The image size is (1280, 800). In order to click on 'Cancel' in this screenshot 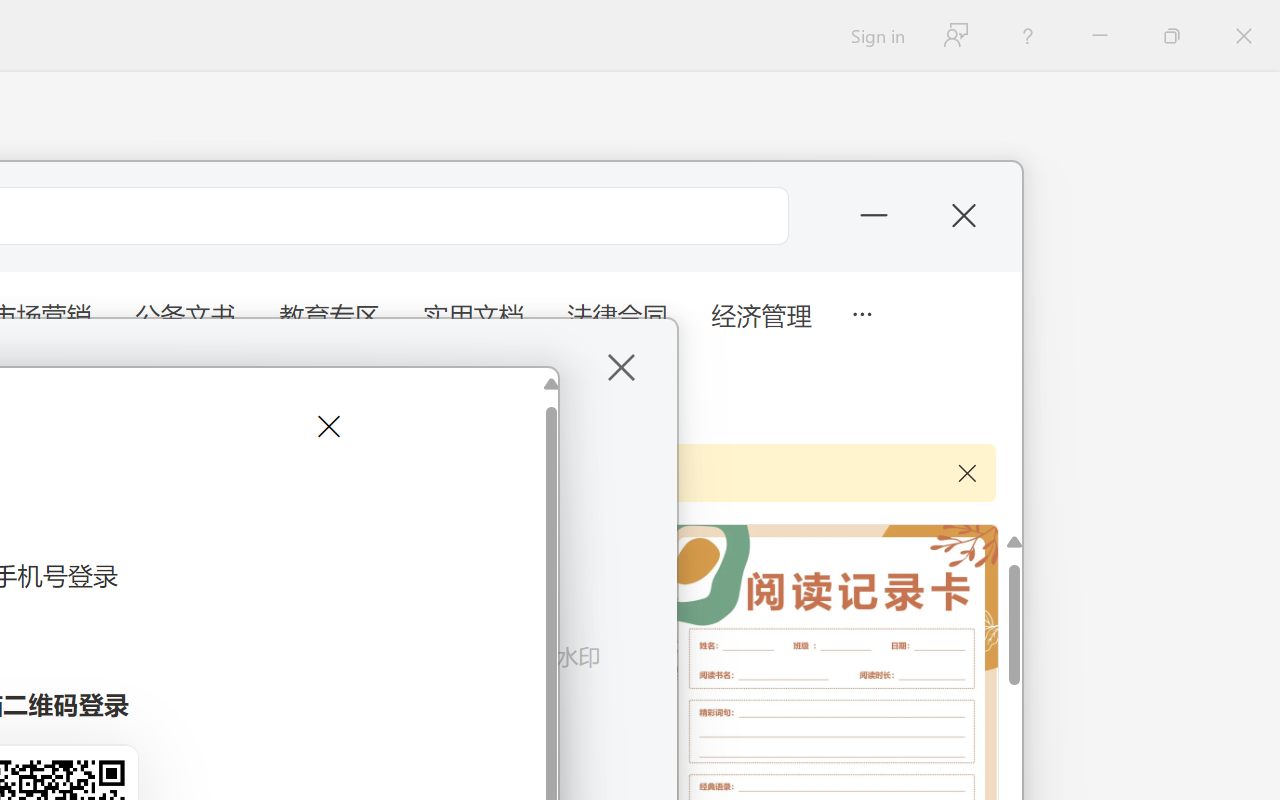, I will do `click(327, 426)`.